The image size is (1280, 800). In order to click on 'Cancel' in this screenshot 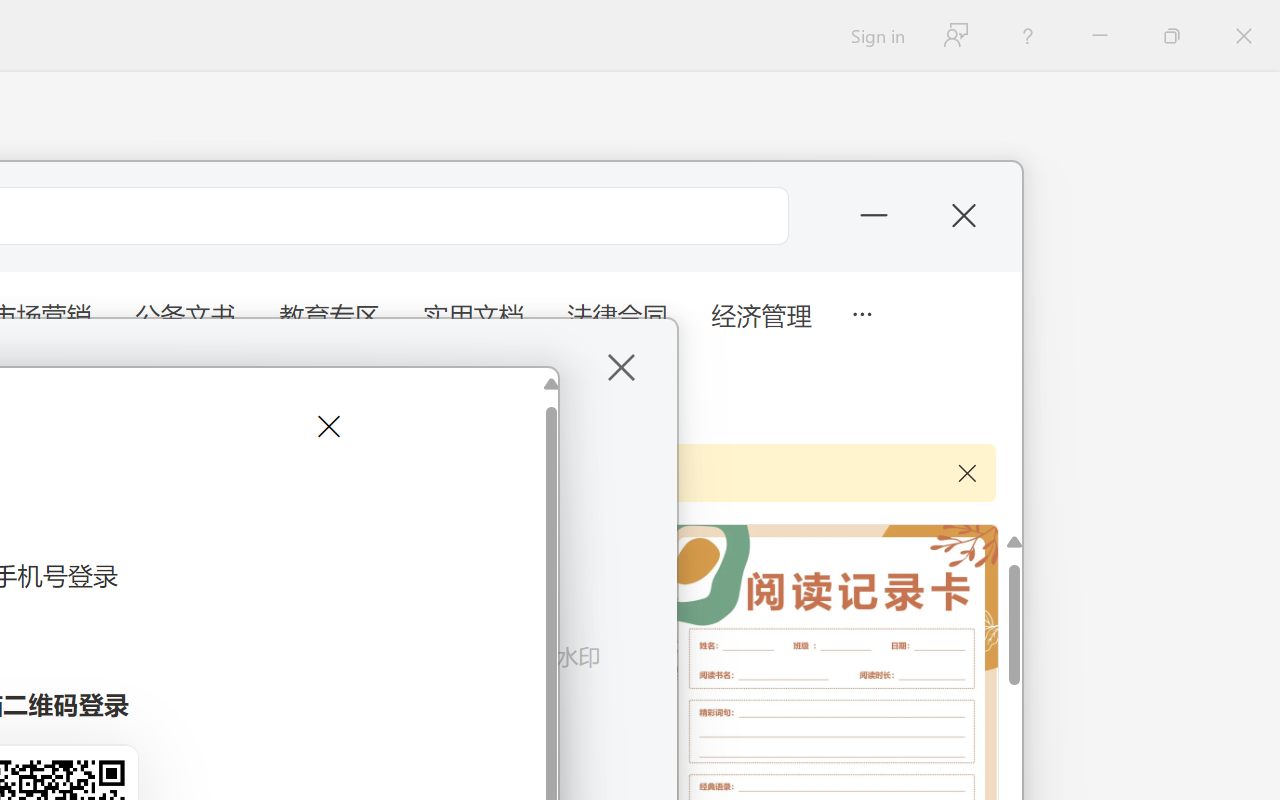, I will do `click(327, 426)`.